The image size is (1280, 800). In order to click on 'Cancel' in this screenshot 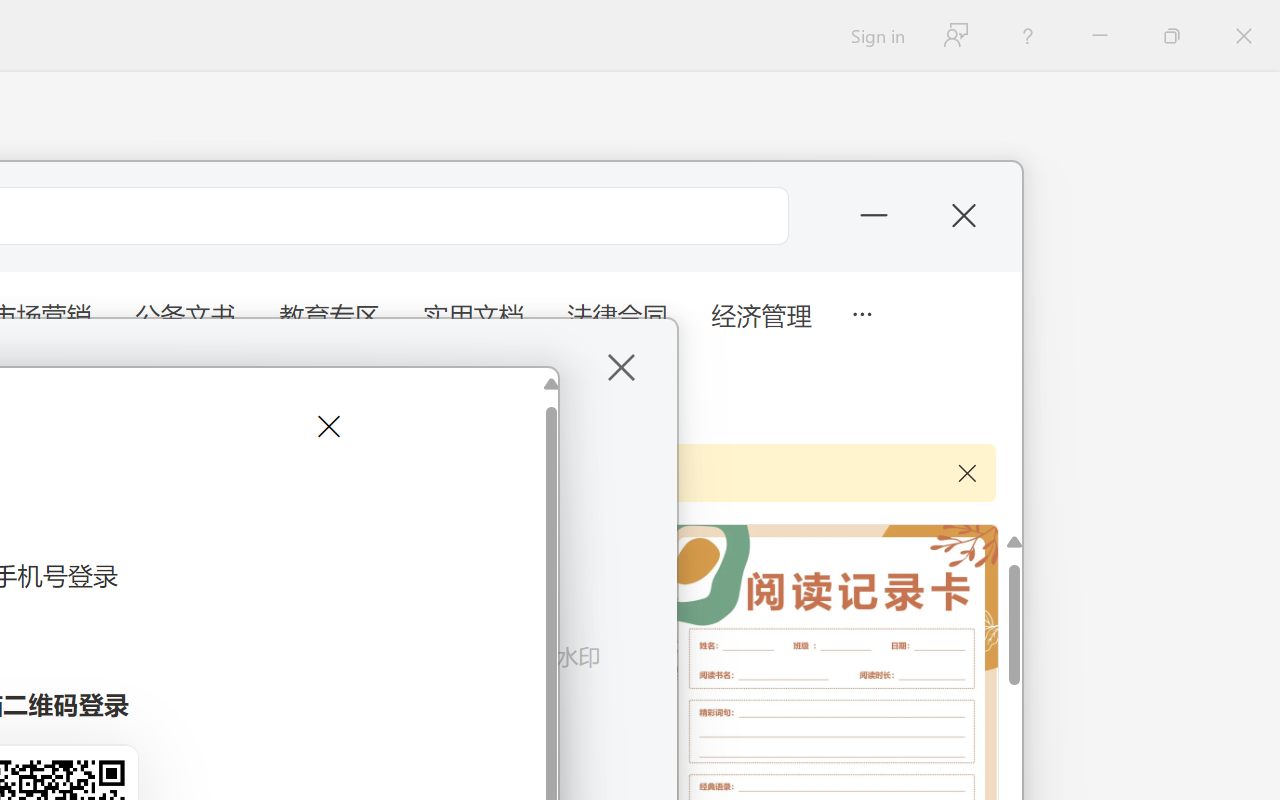, I will do `click(327, 426)`.